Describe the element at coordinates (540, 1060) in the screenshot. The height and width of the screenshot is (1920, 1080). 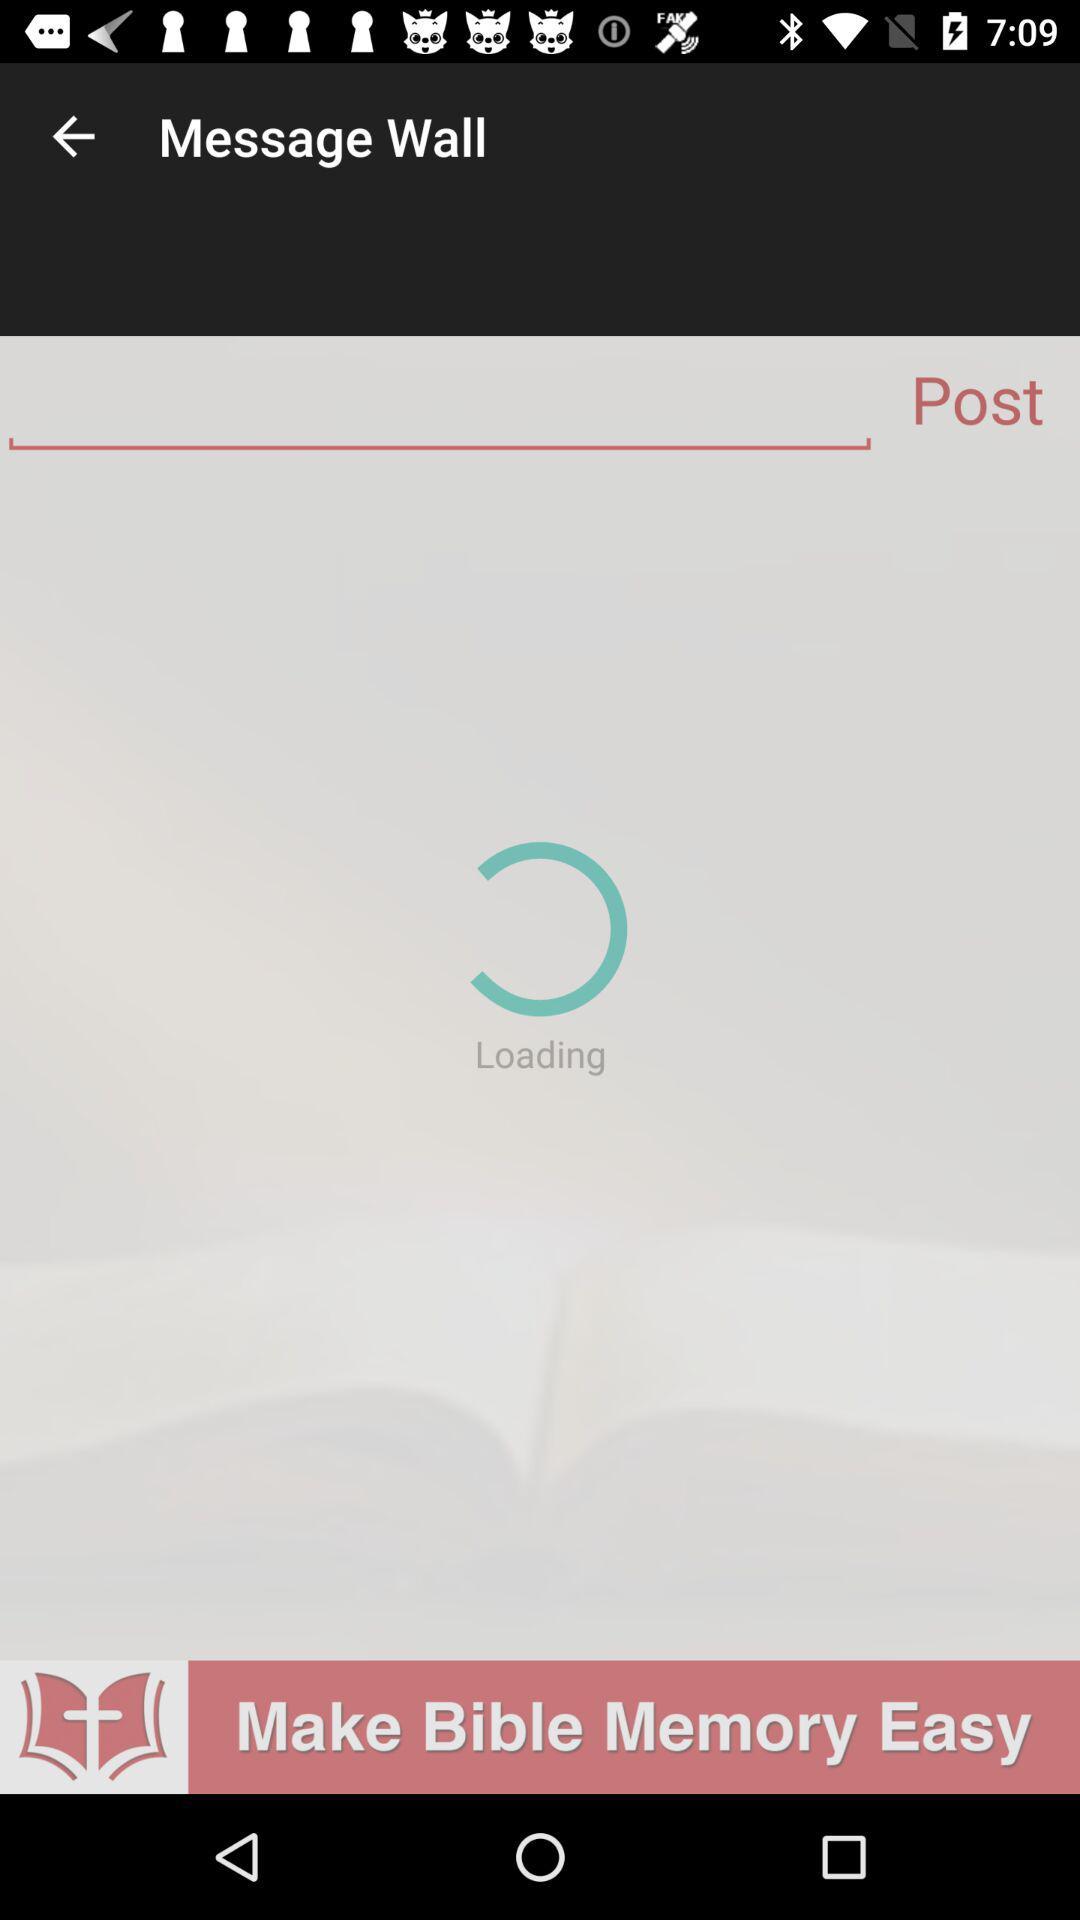
I see `loading option` at that location.